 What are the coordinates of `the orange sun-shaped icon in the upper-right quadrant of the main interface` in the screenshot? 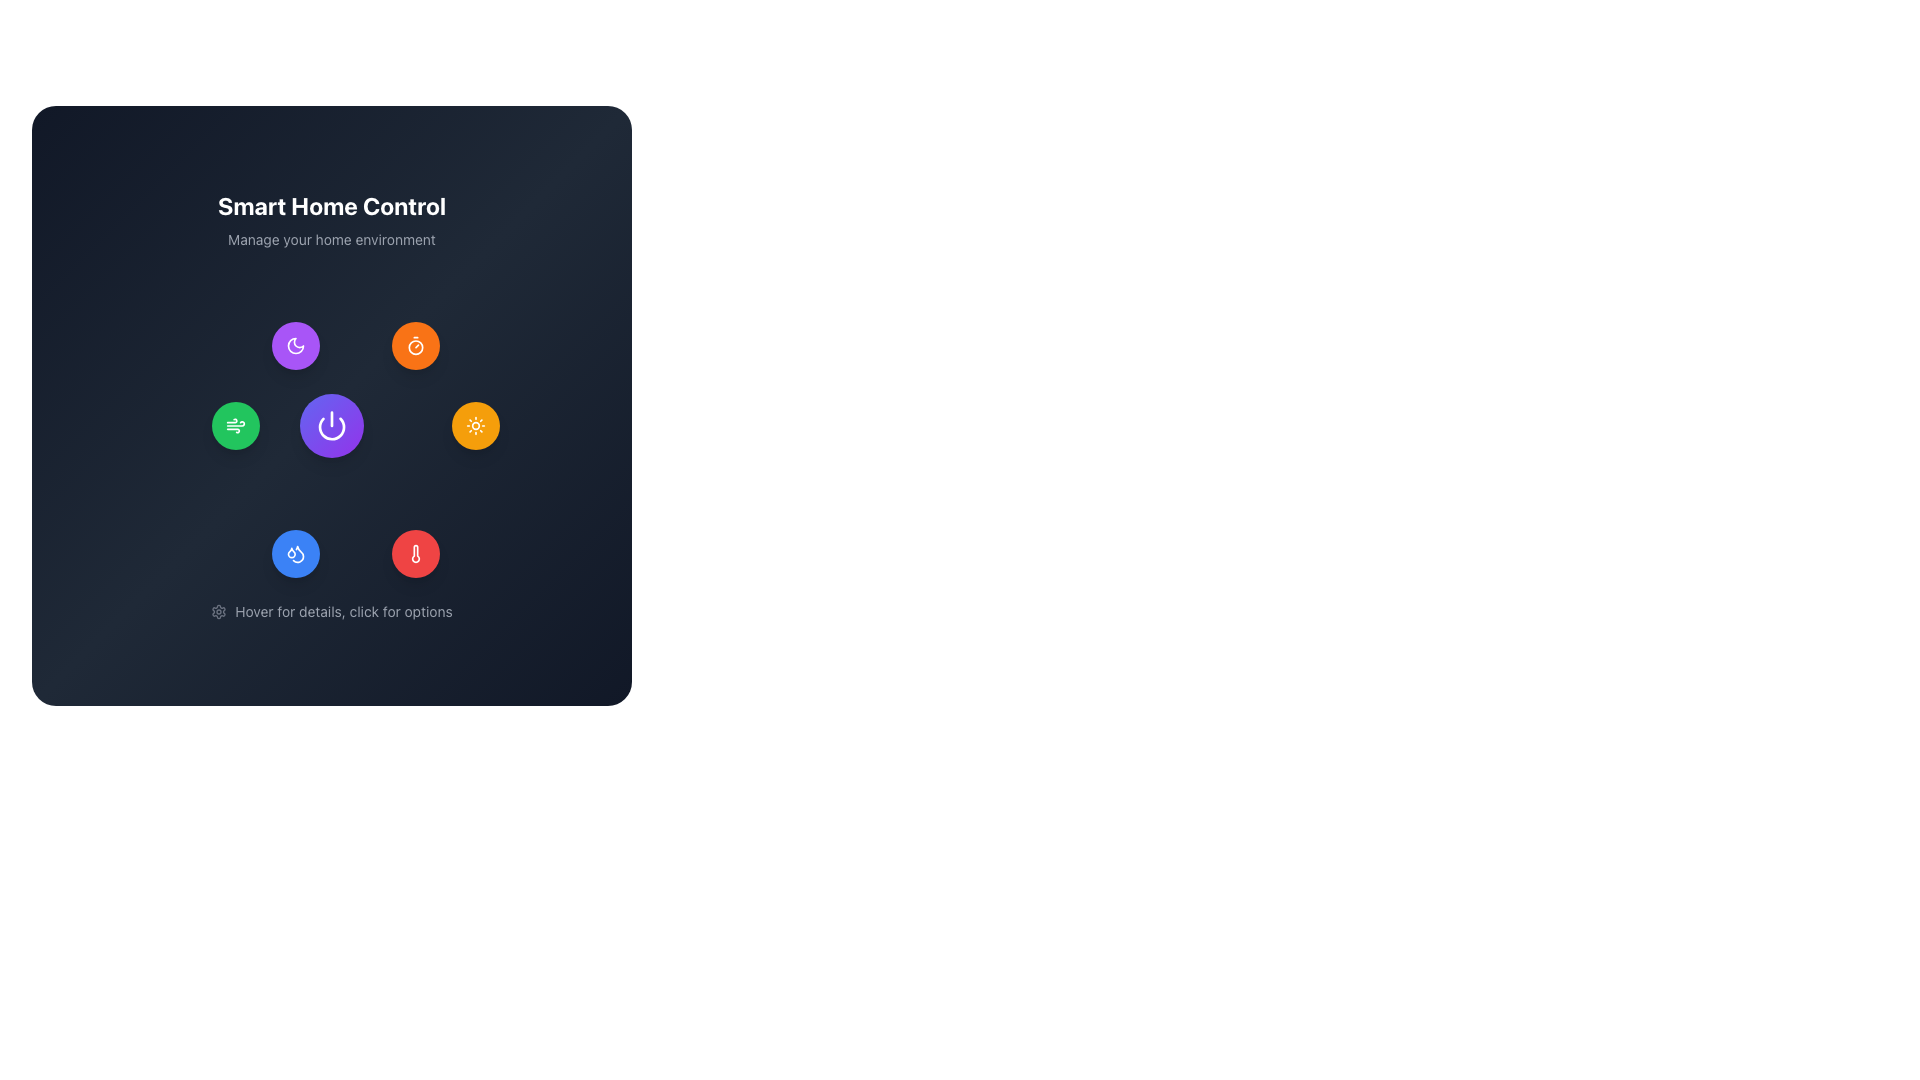 It's located at (474, 424).